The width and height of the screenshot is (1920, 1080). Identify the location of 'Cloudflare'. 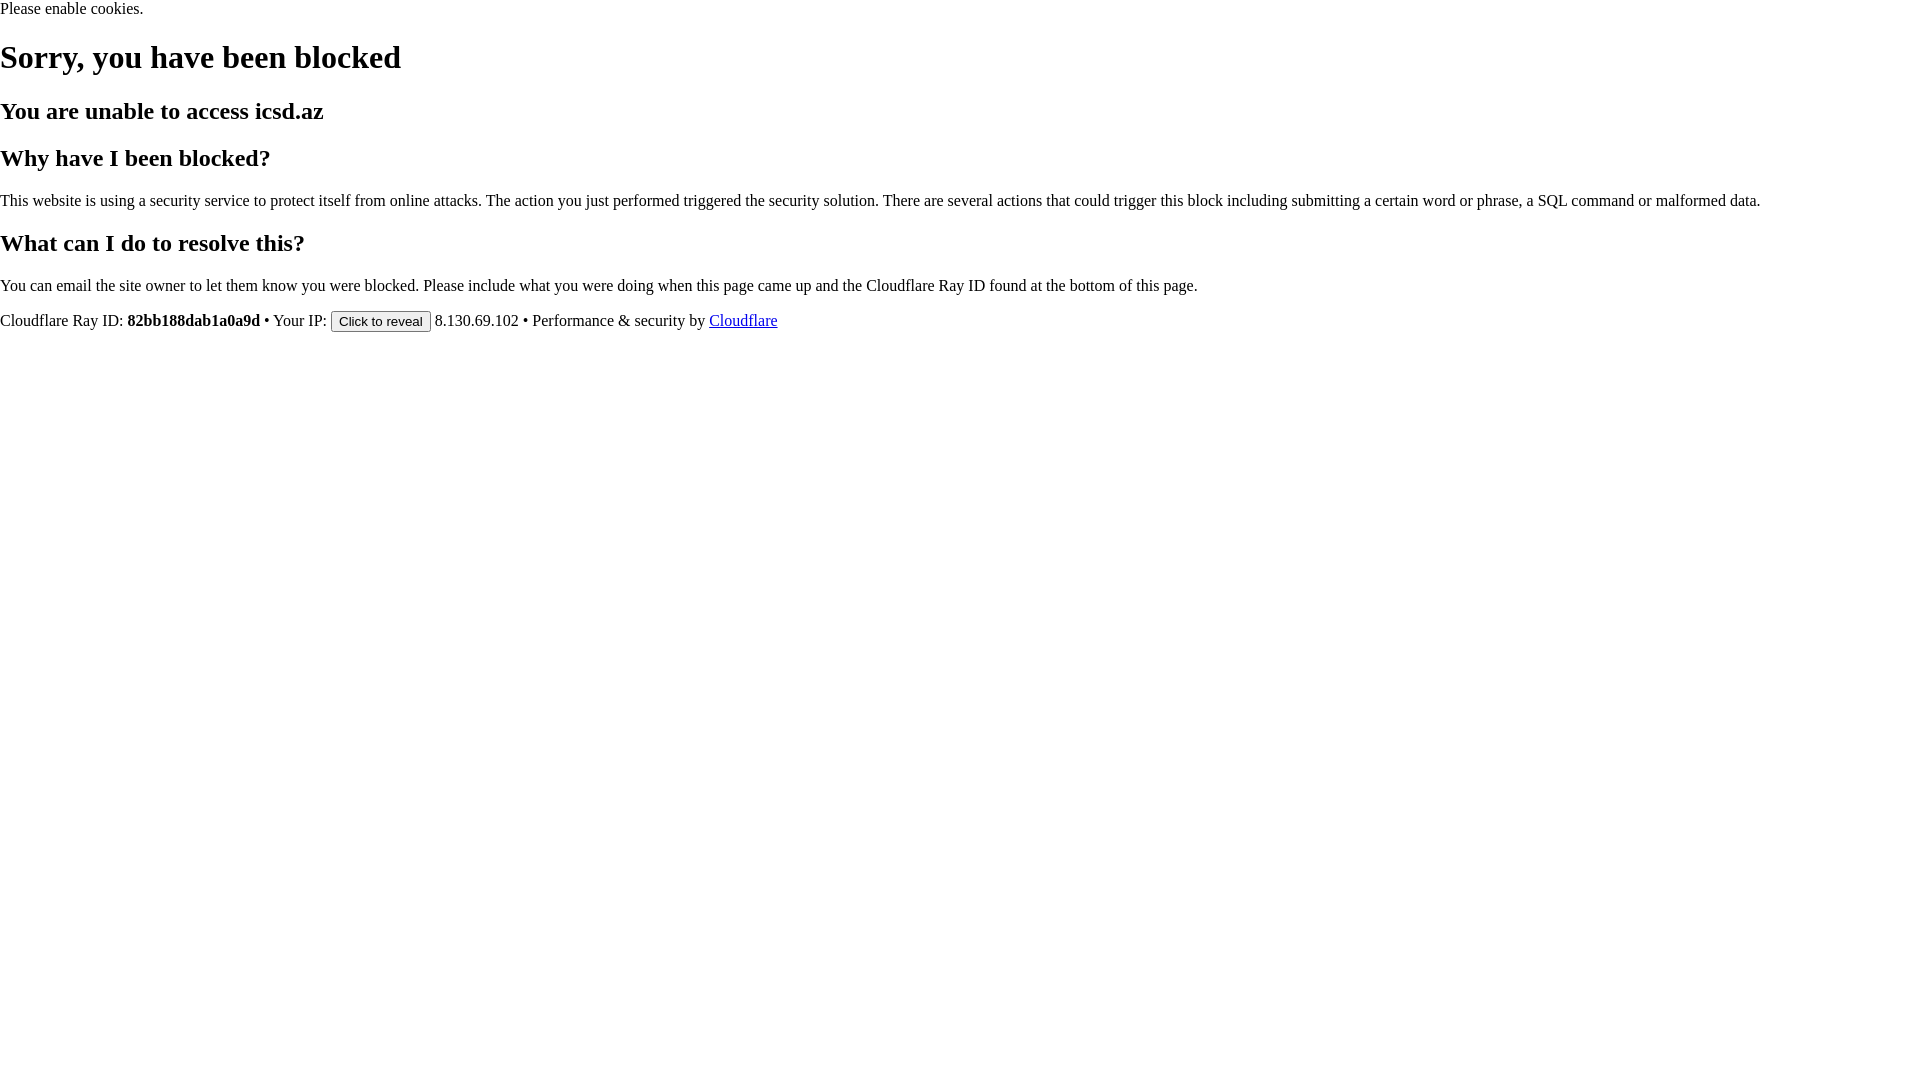
(742, 319).